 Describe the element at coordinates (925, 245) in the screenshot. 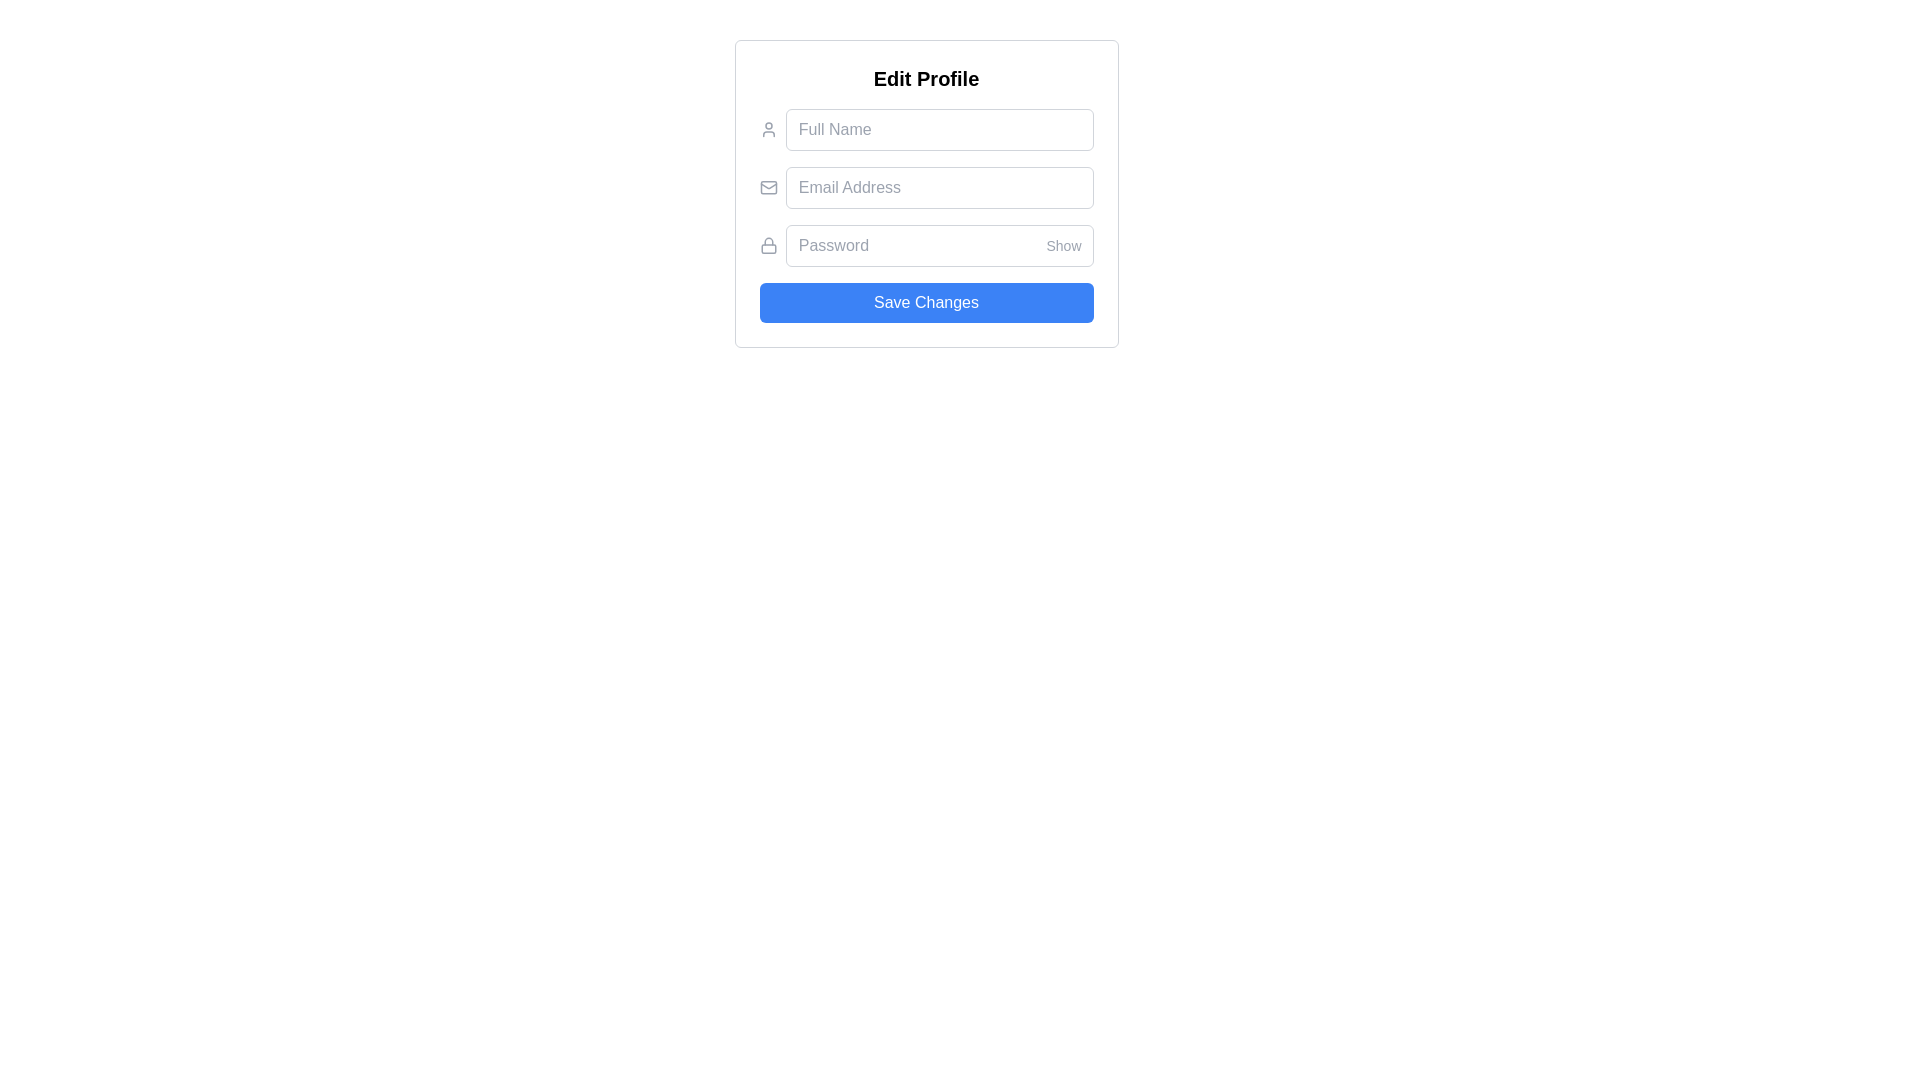

I see `the password input field and visibility toggle of the form group` at that location.